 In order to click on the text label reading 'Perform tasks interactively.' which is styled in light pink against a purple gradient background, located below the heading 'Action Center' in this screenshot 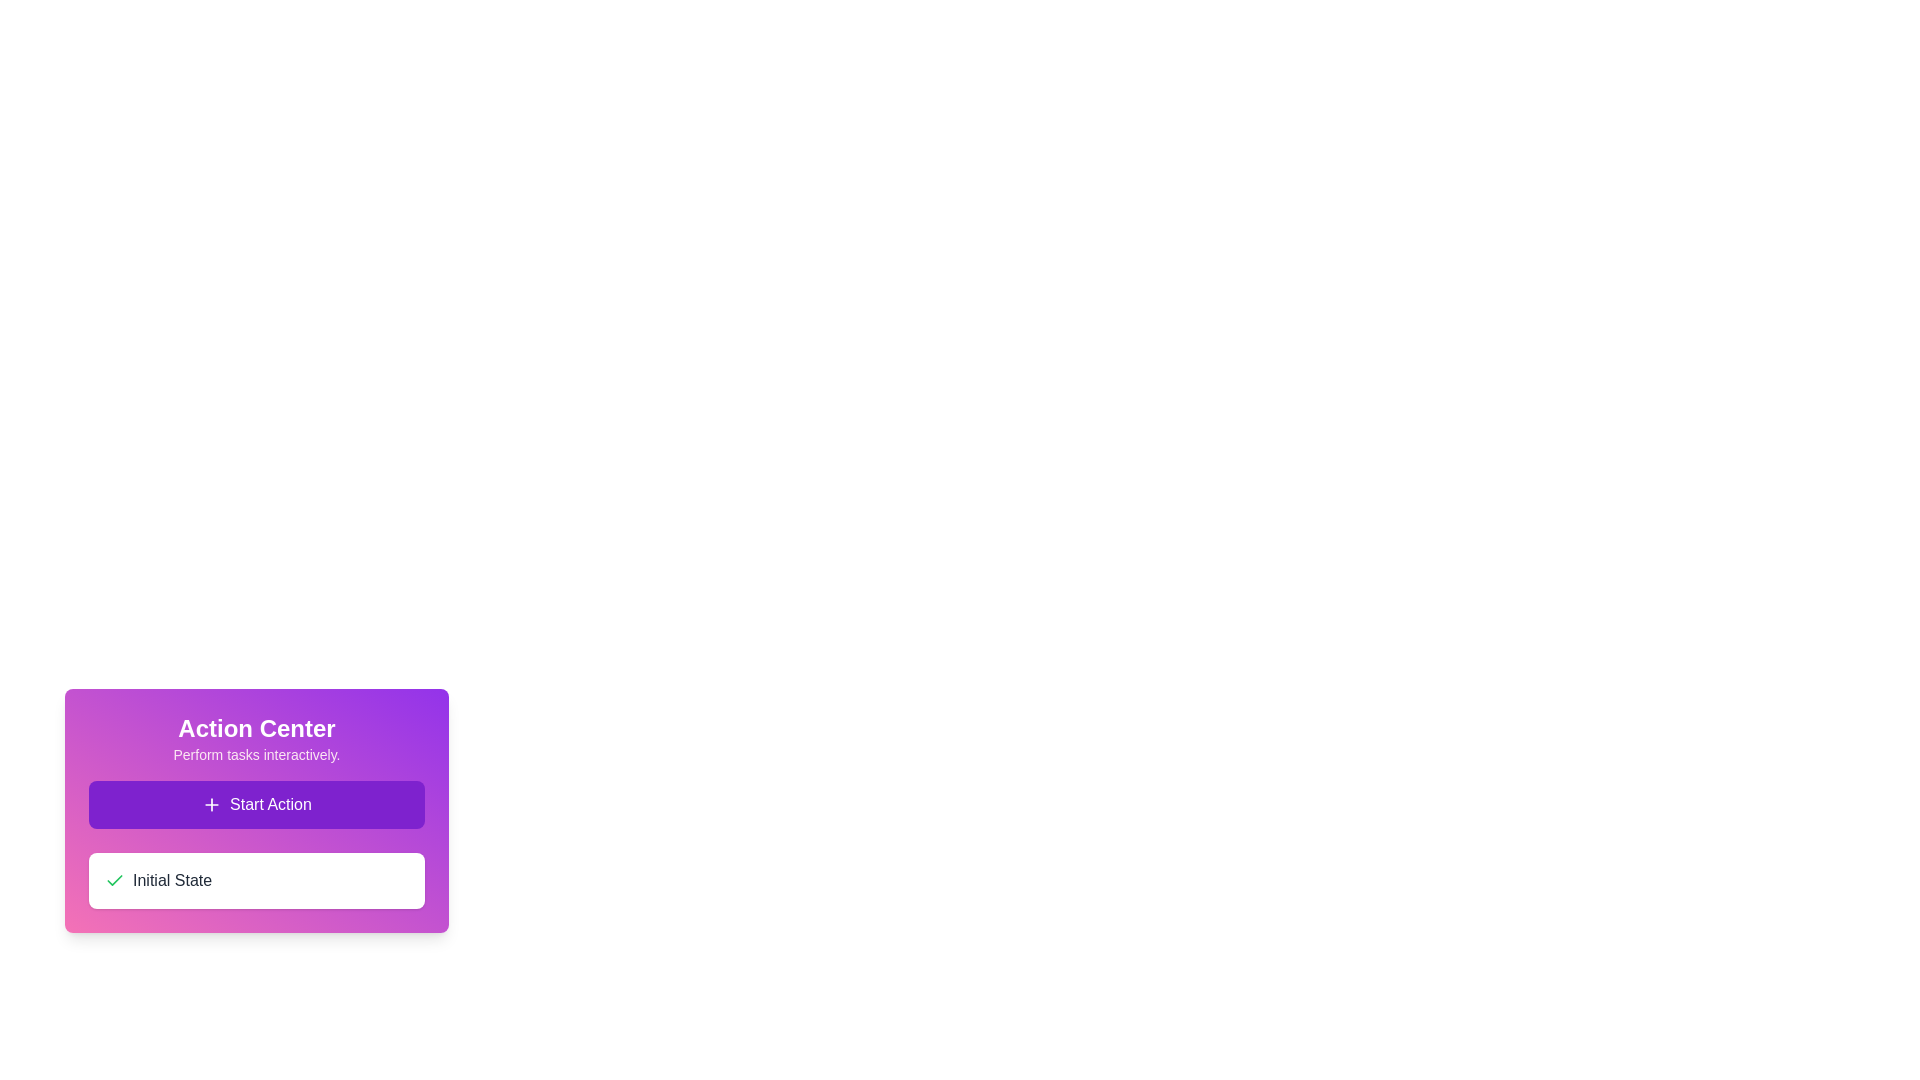, I will do `click(256, 755)`.